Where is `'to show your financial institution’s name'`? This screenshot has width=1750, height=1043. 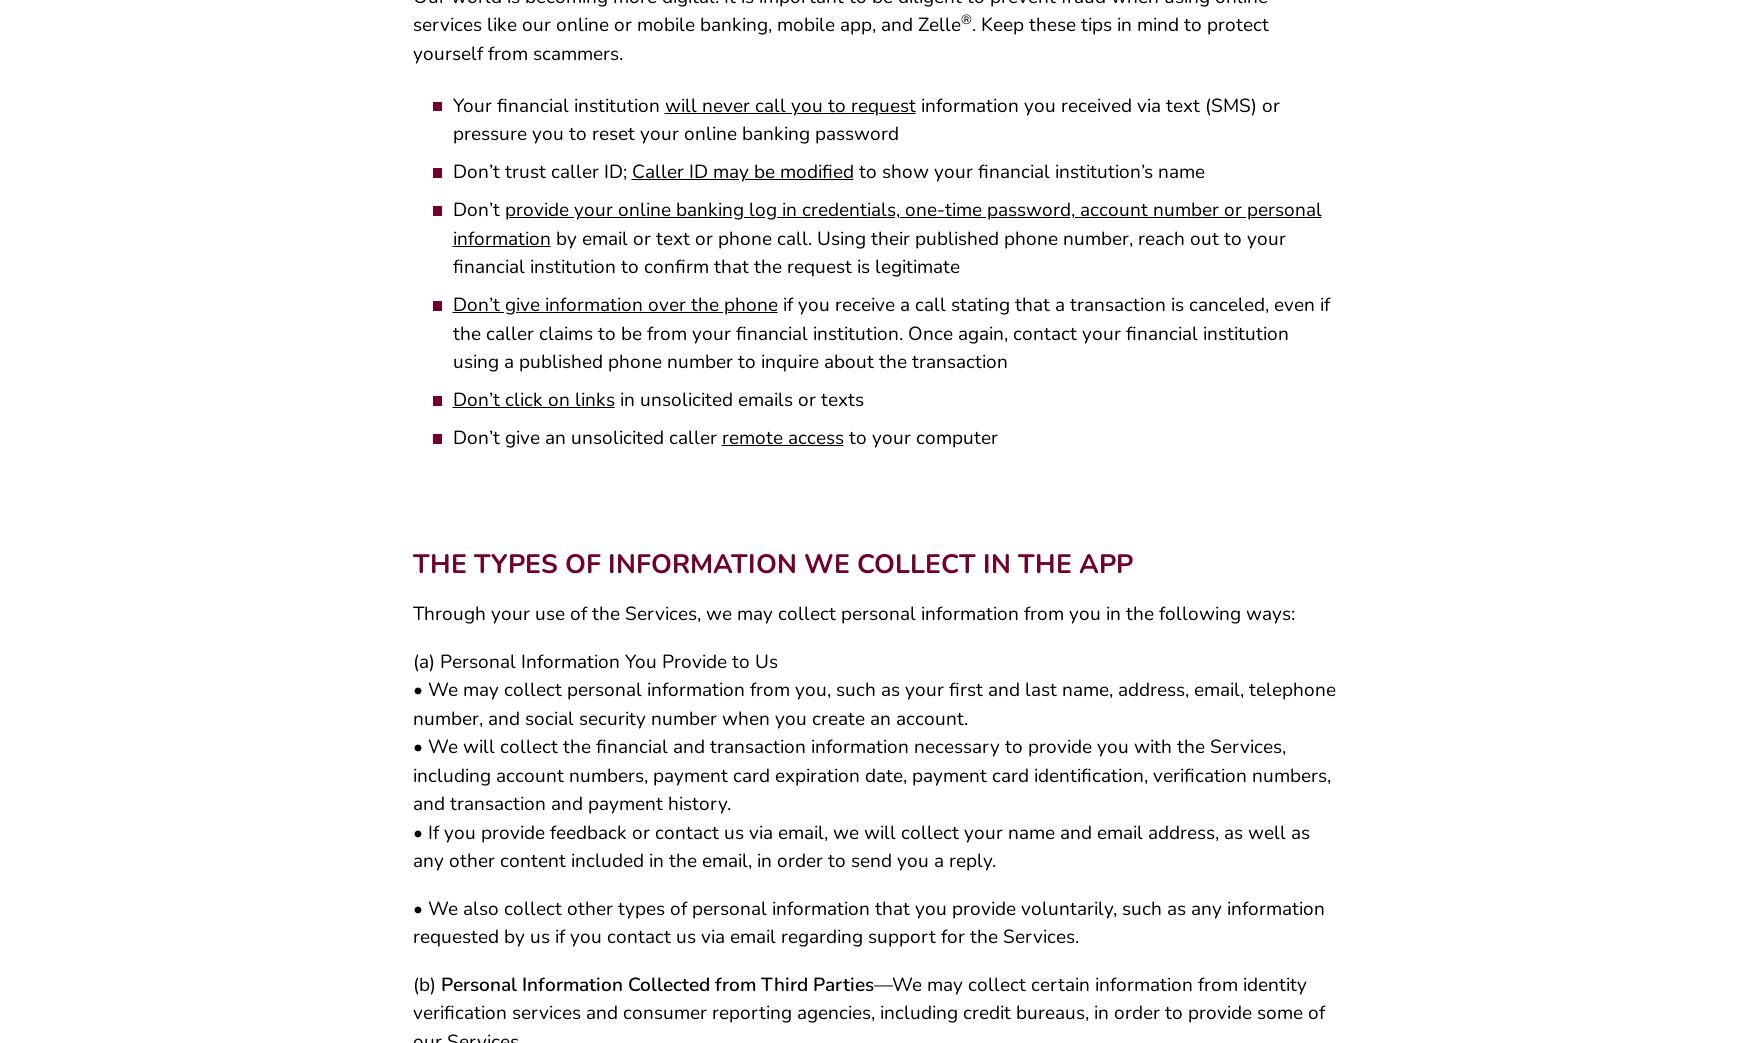 'to show your financial institution’s name' is located at coordinates (1027, 179).